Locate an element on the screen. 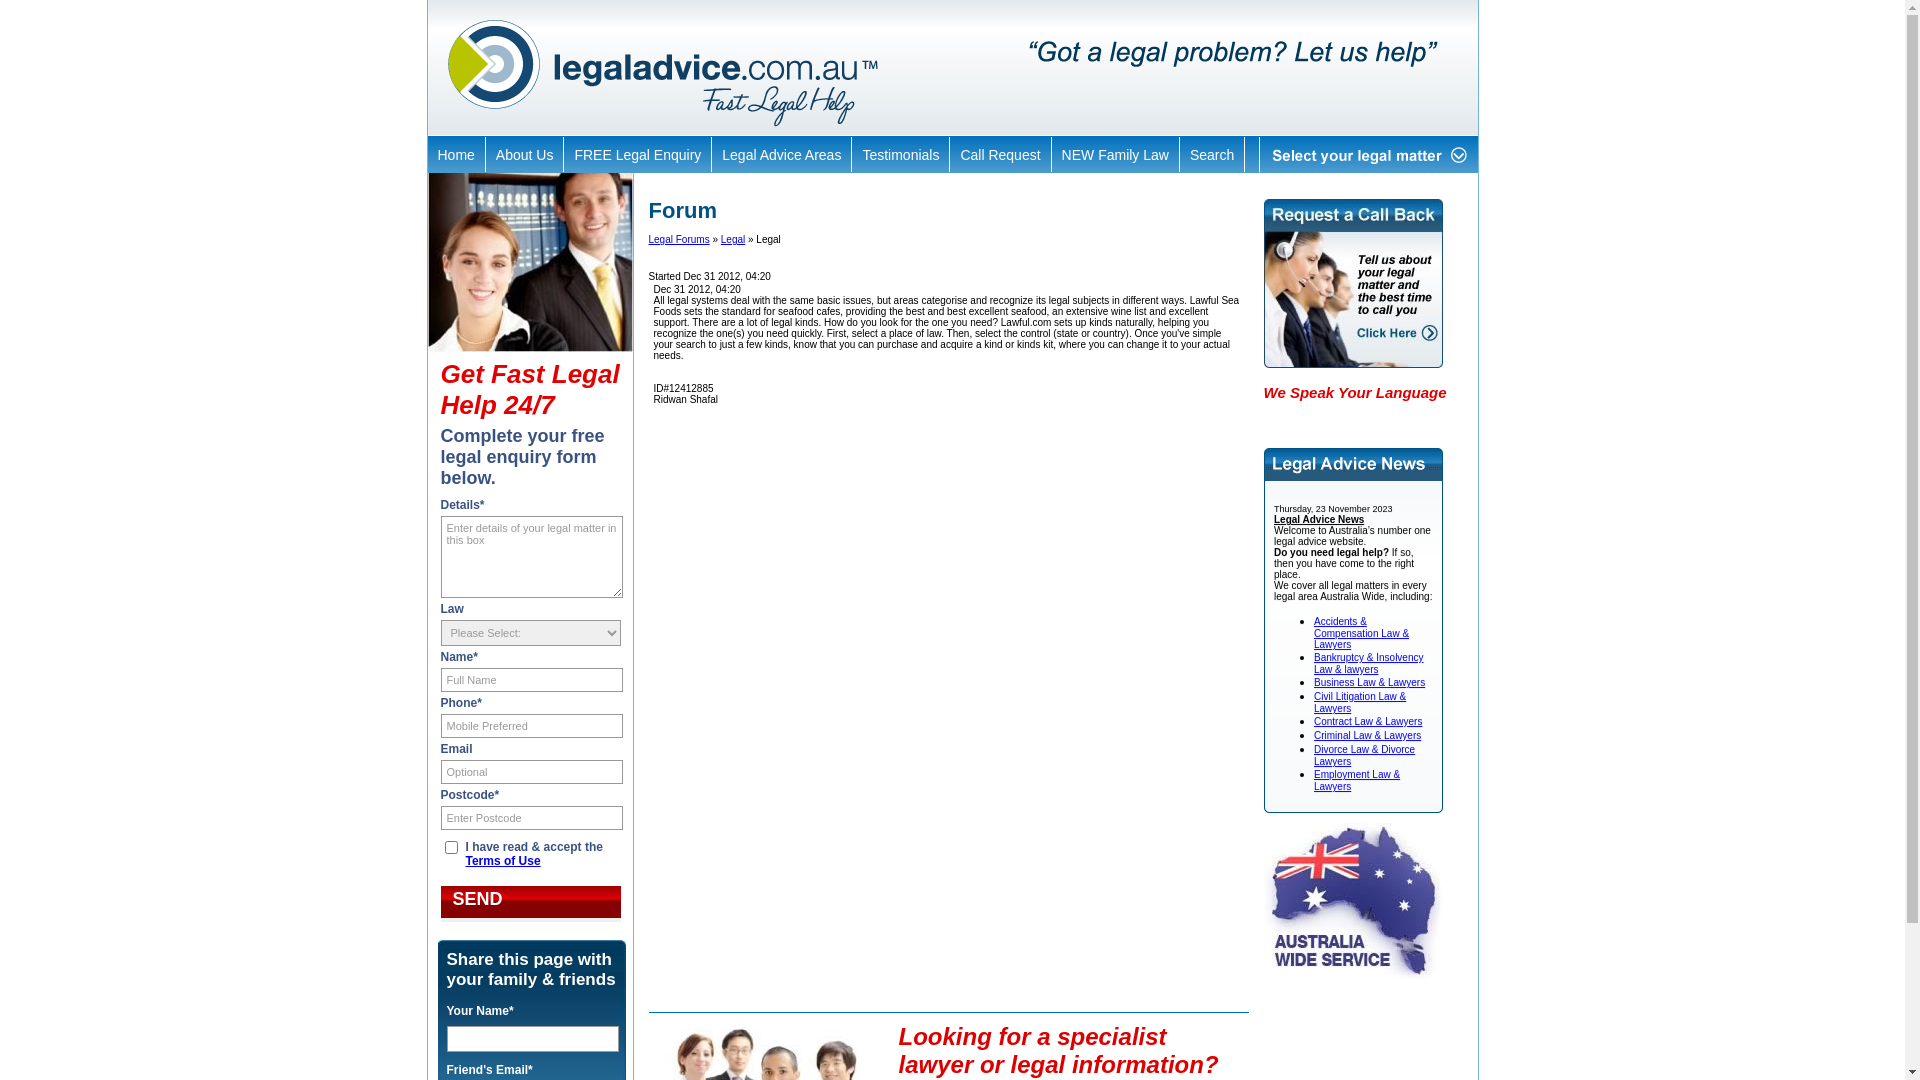 The width and height of the screenshot is (1920, 1080). 'Legal Advice Areas' is located at coordinates (780, 153).